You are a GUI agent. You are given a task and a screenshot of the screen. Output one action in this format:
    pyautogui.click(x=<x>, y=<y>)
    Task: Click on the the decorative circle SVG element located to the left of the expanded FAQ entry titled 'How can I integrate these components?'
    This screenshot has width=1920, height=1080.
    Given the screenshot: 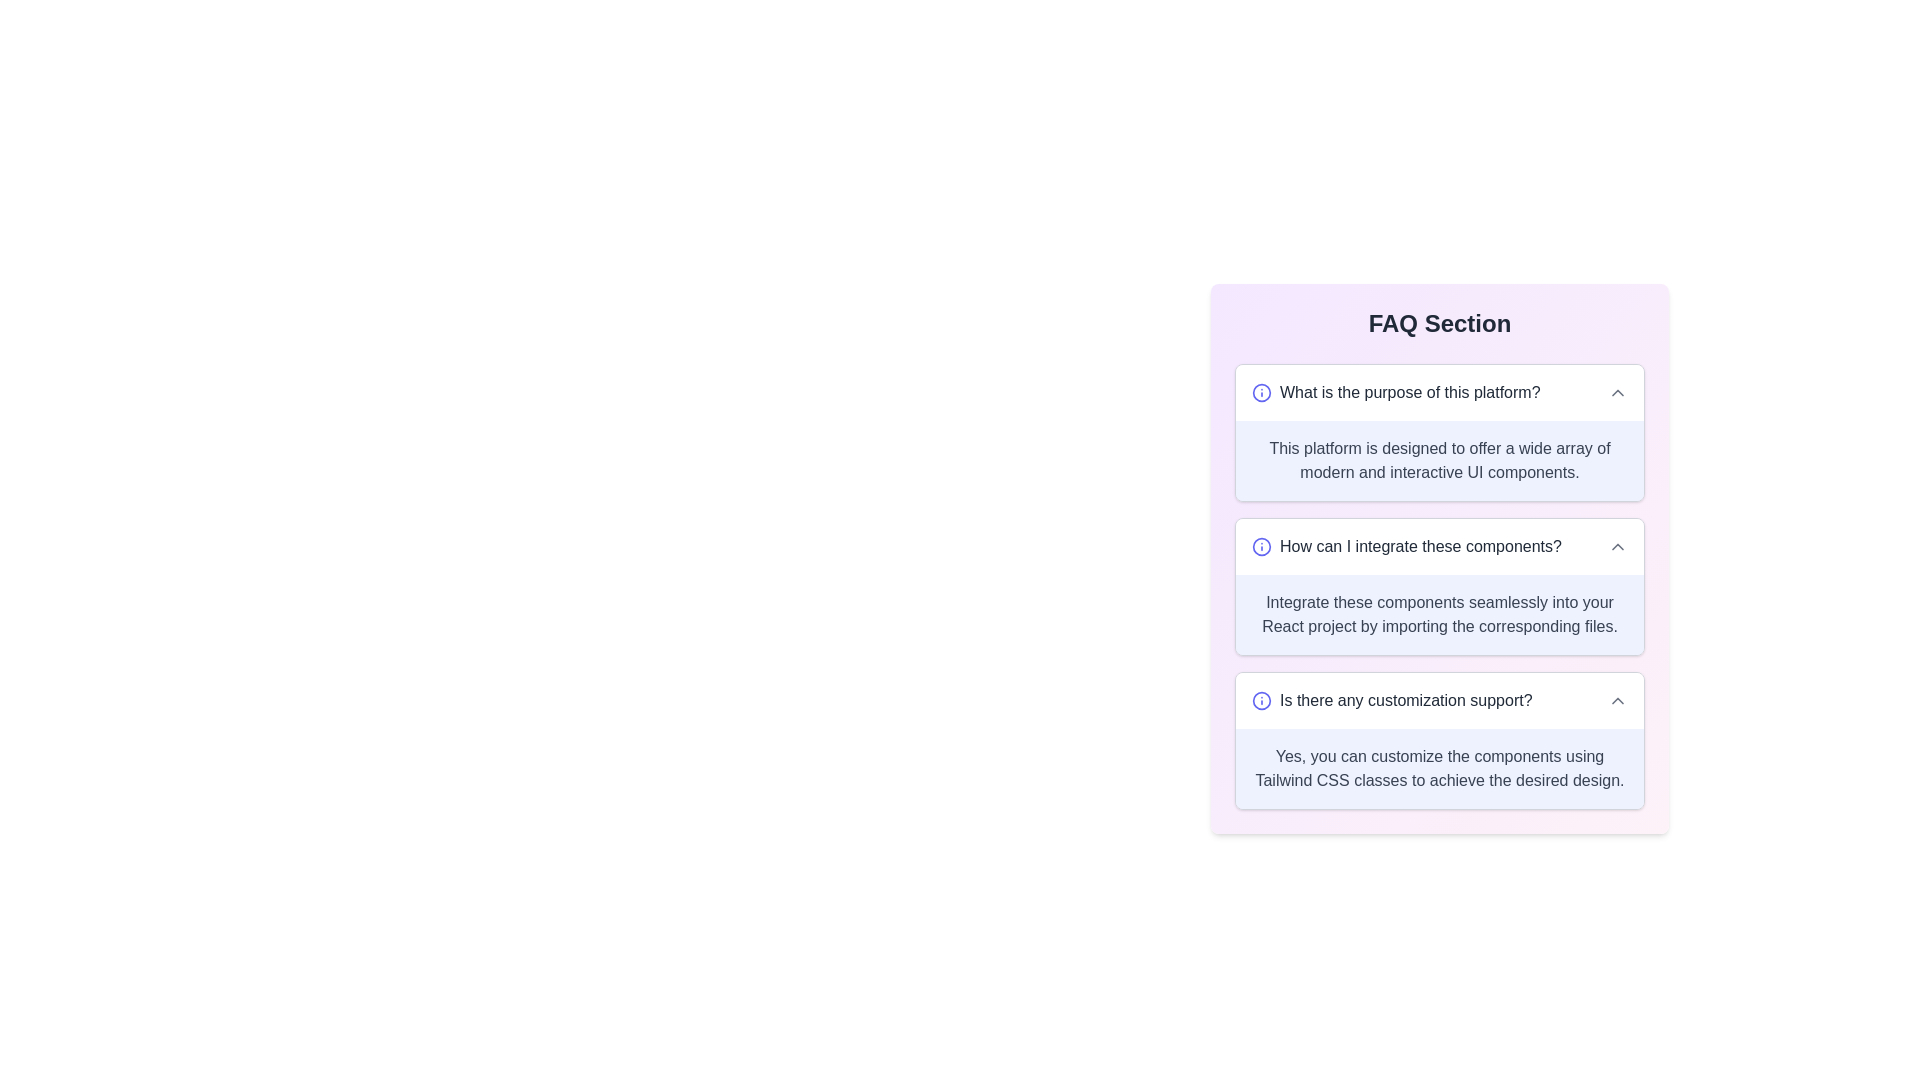 What is the action you would take?
    pyautogui.click(x=1261, y=547)
    